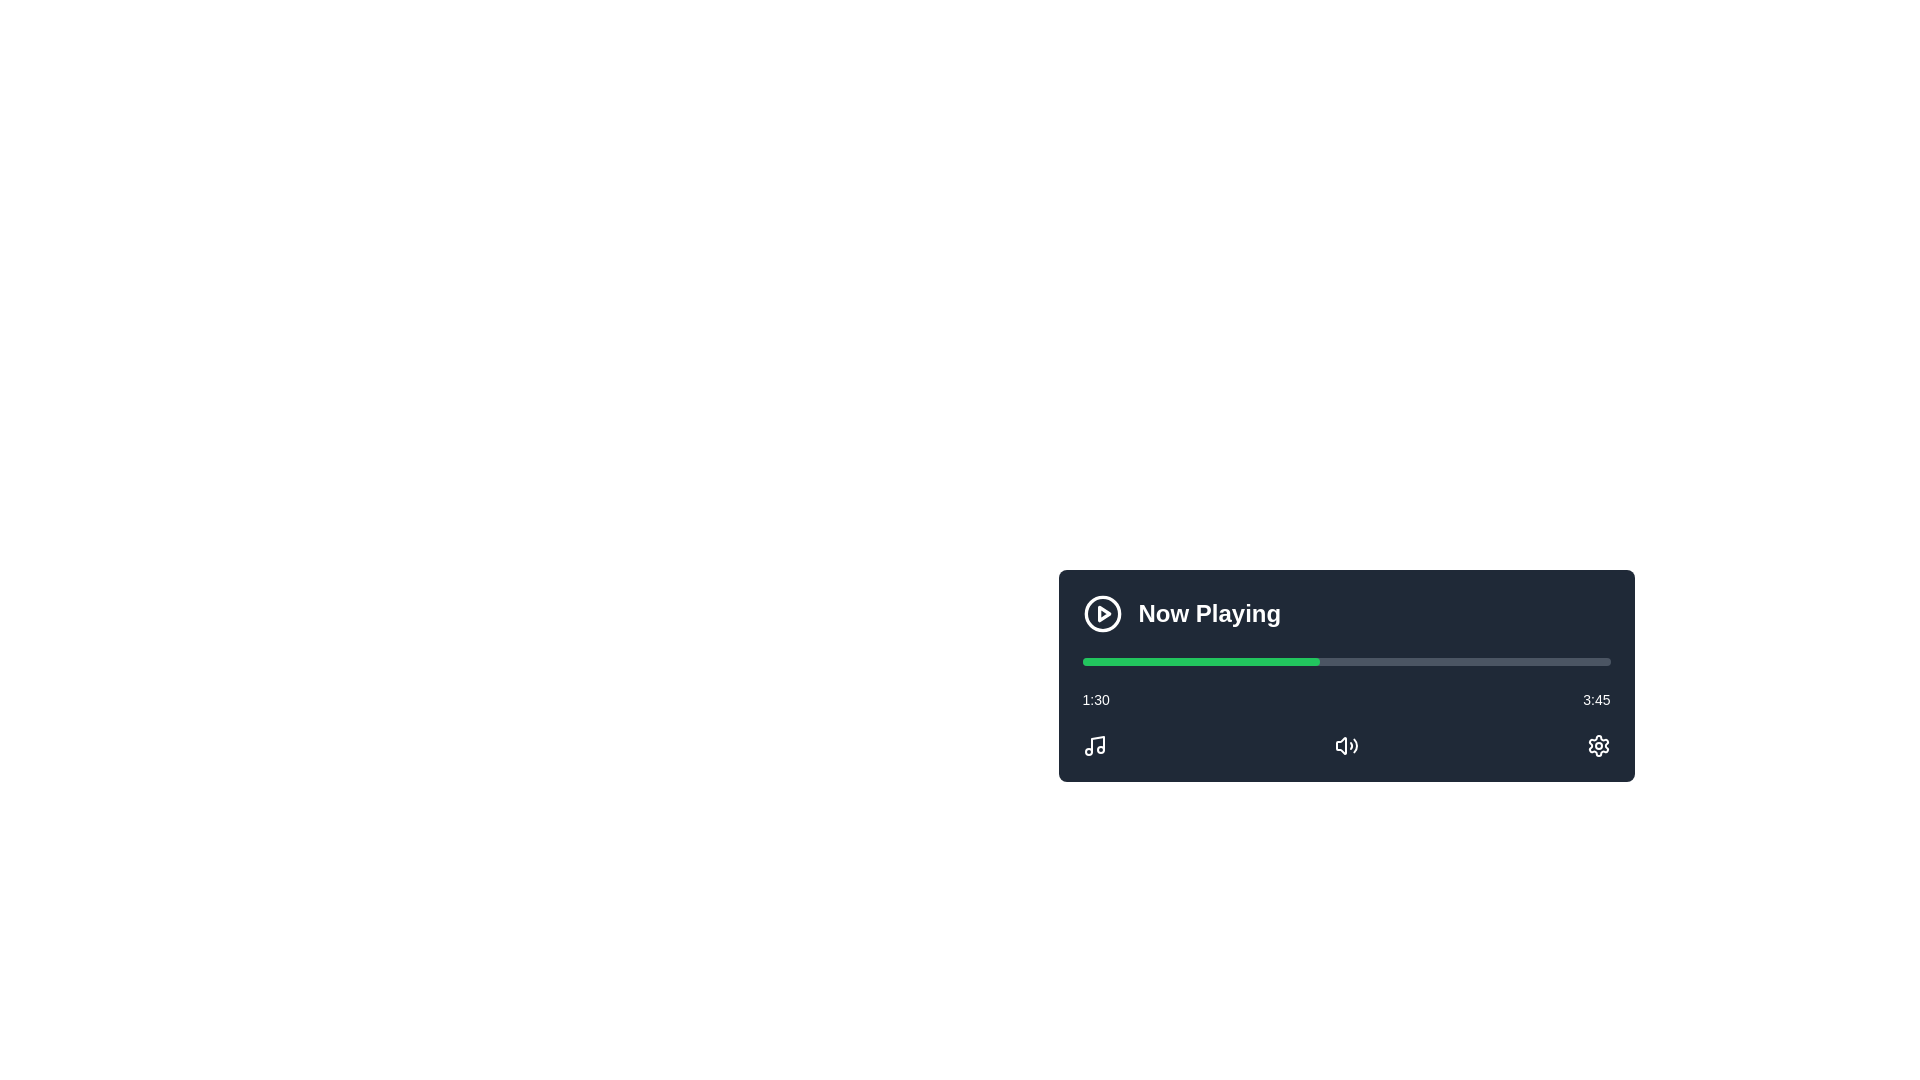 This screenshot has height=1080, width=1920. I want to click on playback position, so click(1489, 662).